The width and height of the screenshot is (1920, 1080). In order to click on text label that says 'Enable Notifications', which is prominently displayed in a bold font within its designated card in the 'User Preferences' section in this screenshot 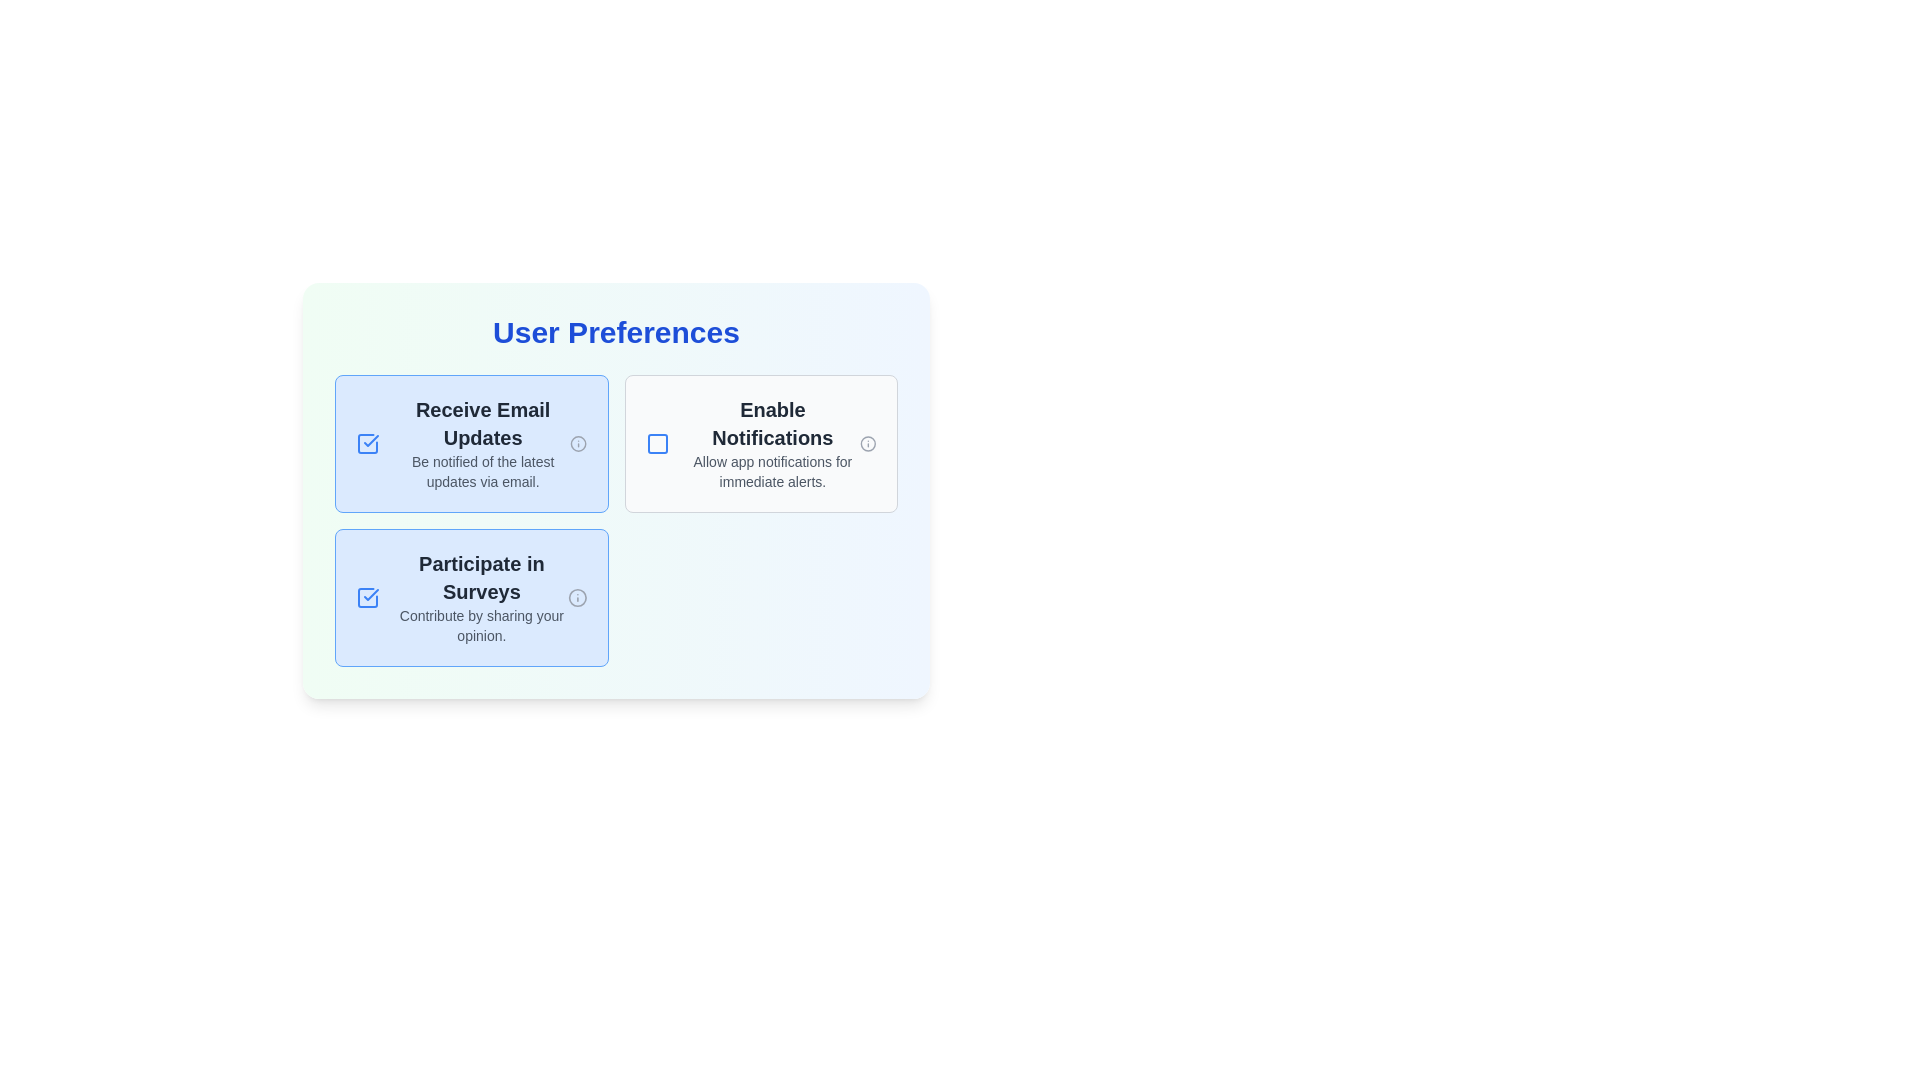, I will do `click(771, 423)`.